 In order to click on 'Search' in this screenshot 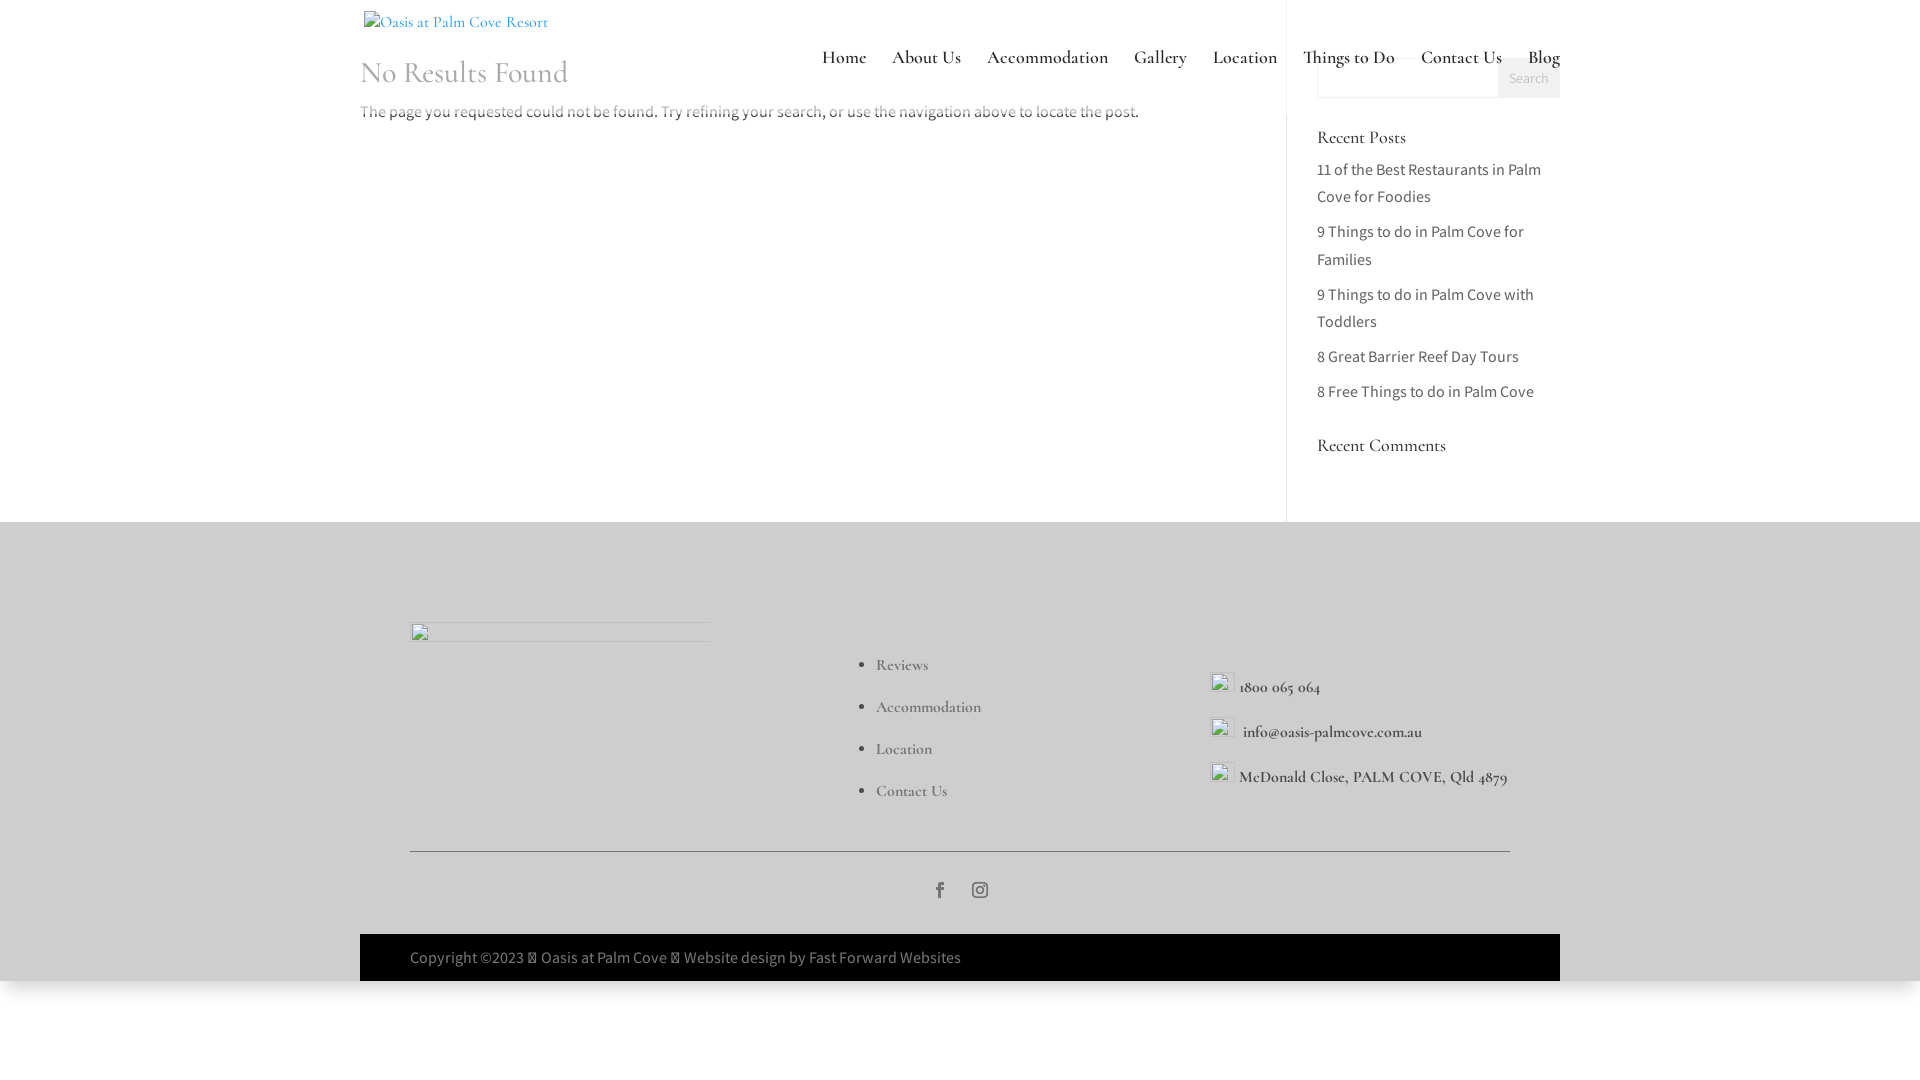, I will do `click(1497, 76)`.